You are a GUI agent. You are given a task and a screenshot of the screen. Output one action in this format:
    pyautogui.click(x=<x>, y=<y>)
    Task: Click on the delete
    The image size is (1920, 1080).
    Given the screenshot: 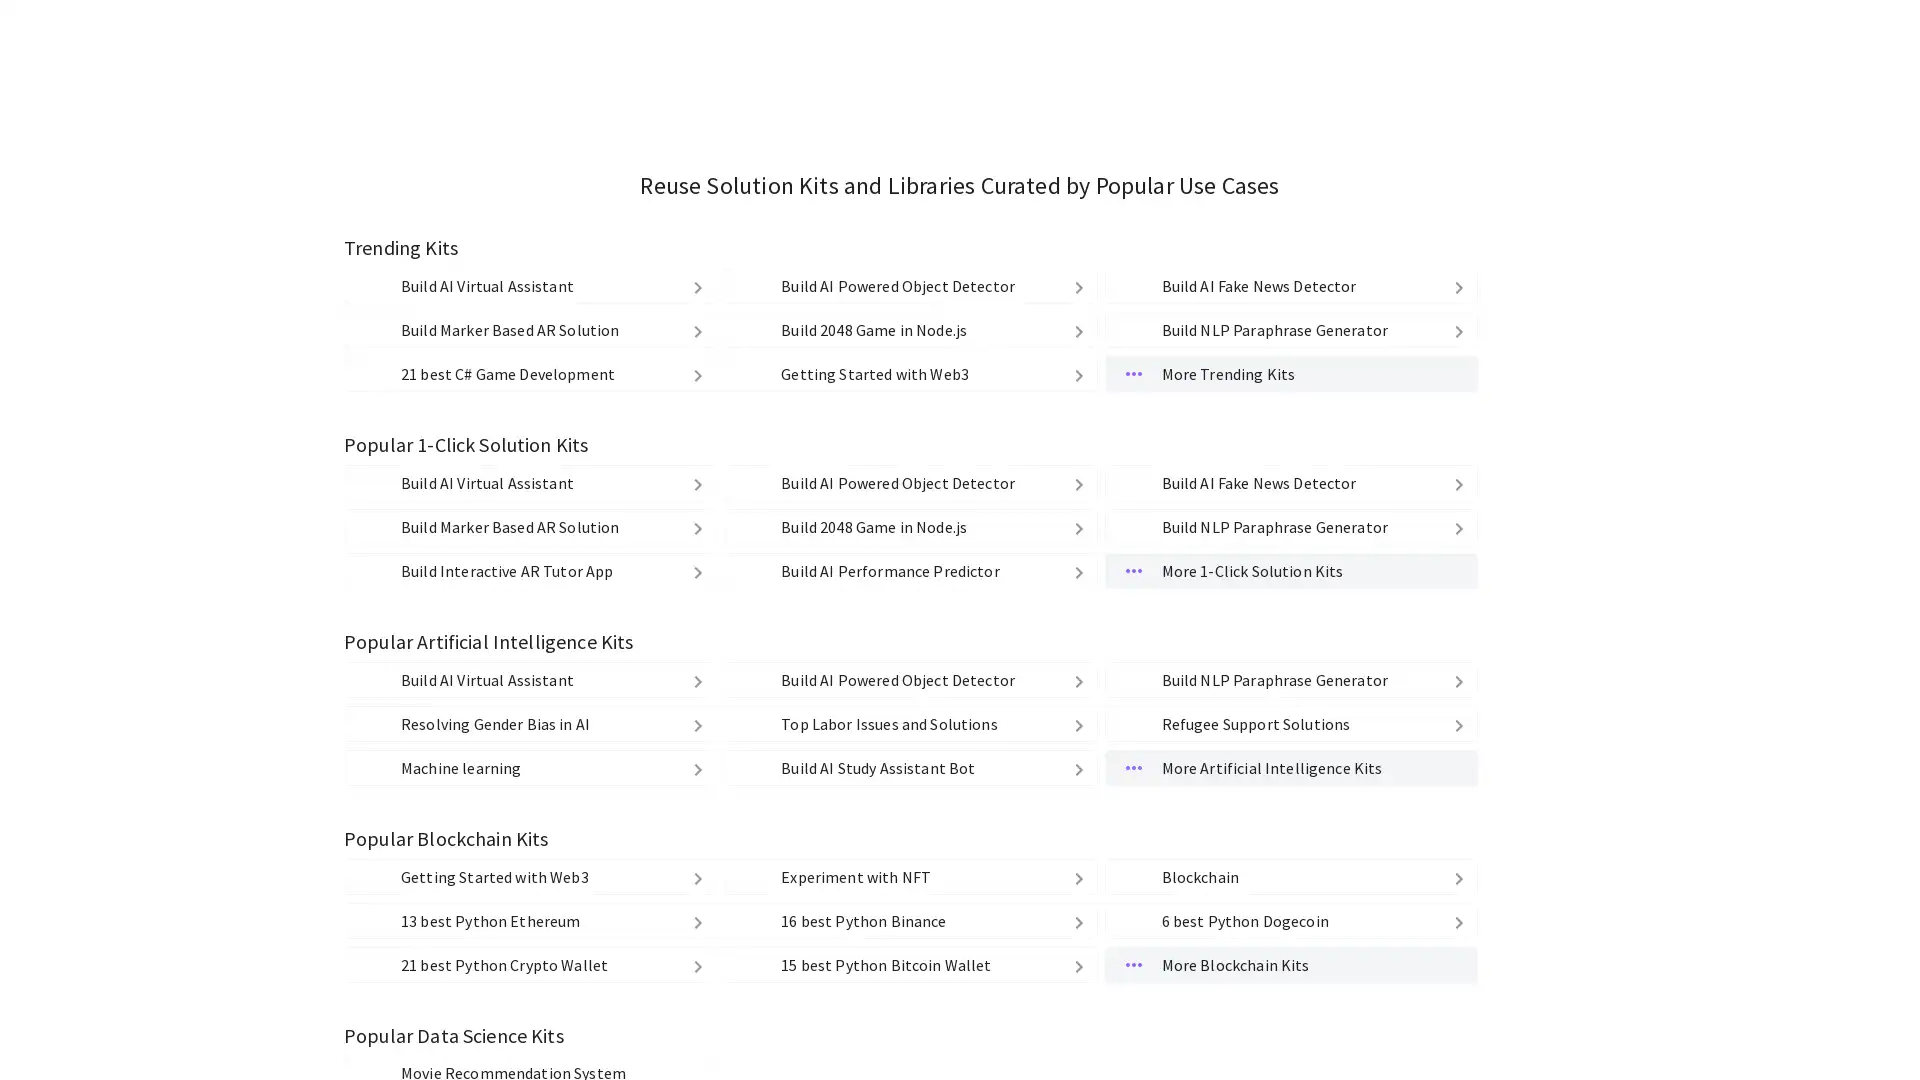 What is the action you would take?
    pyautogui.click(x=697, y=1030)
    